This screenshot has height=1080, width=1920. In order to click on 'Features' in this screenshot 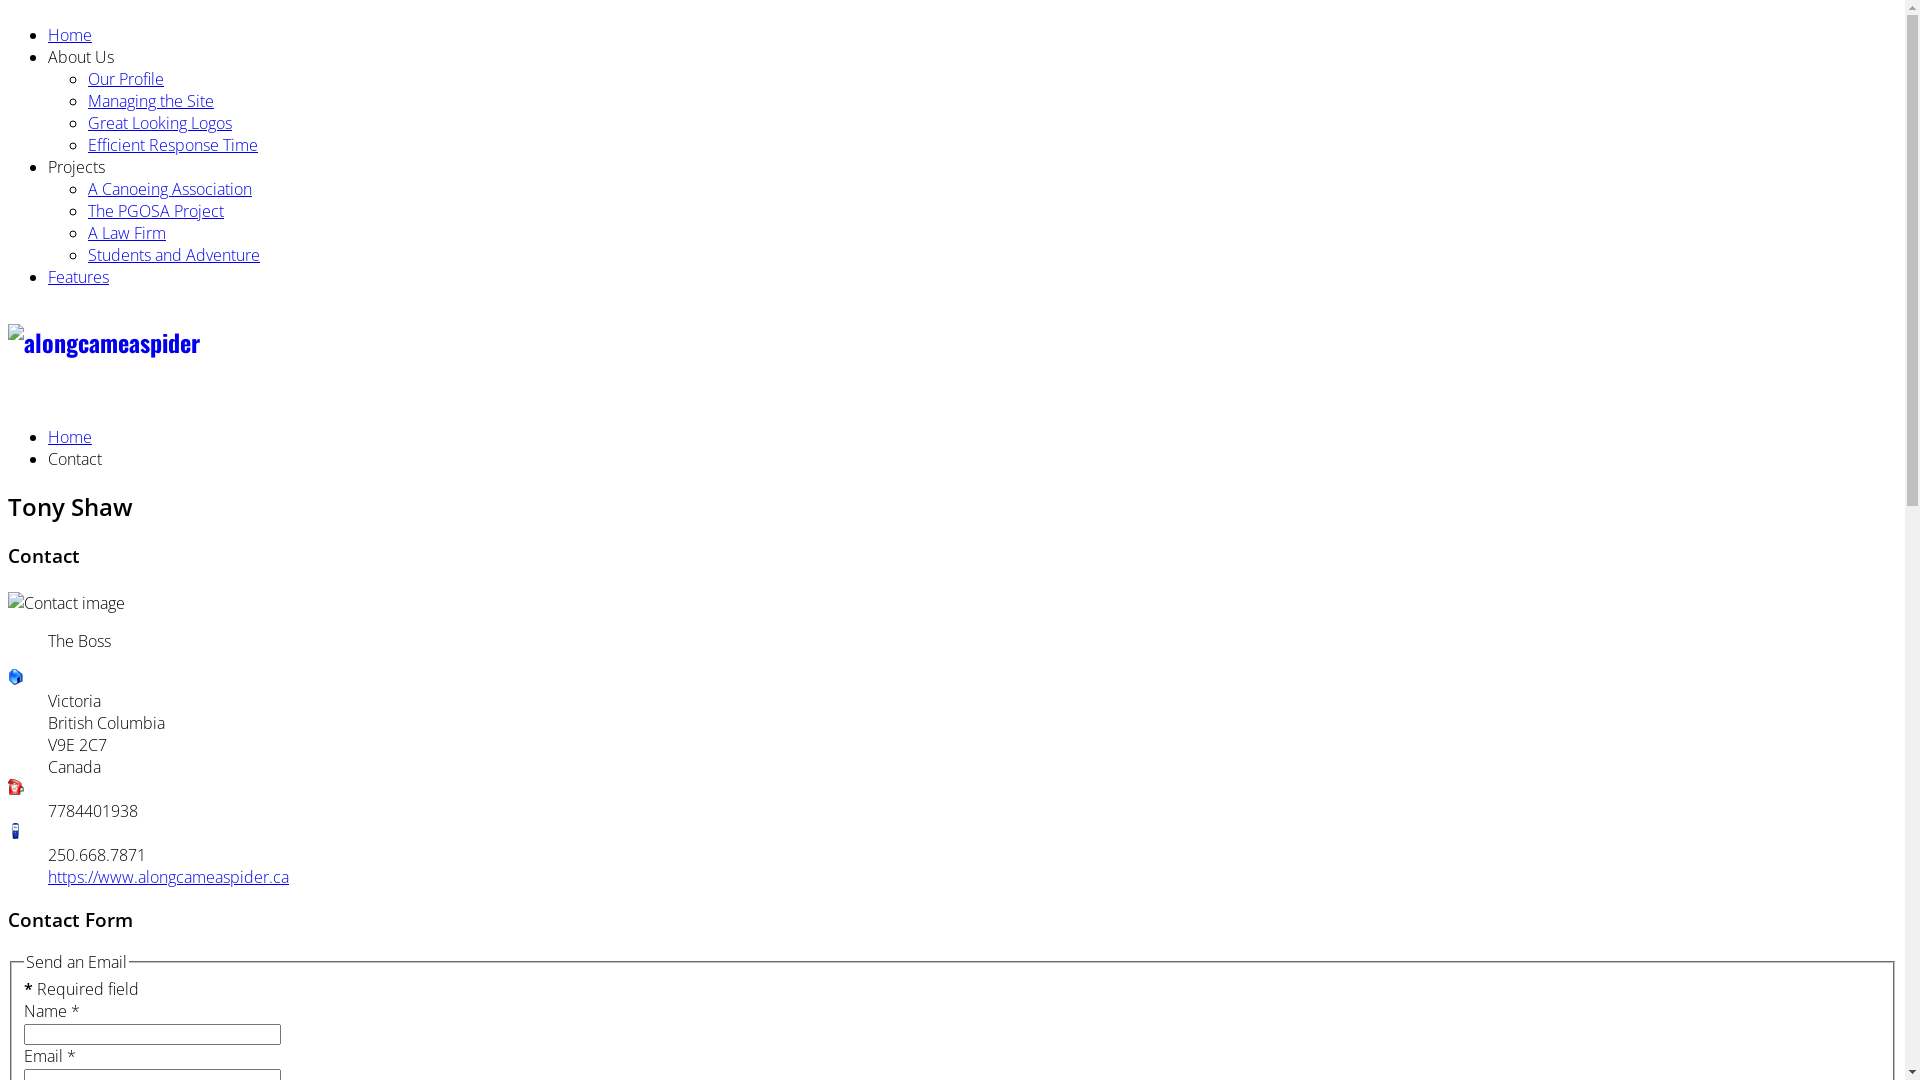, I will do `click(78, 277)`.